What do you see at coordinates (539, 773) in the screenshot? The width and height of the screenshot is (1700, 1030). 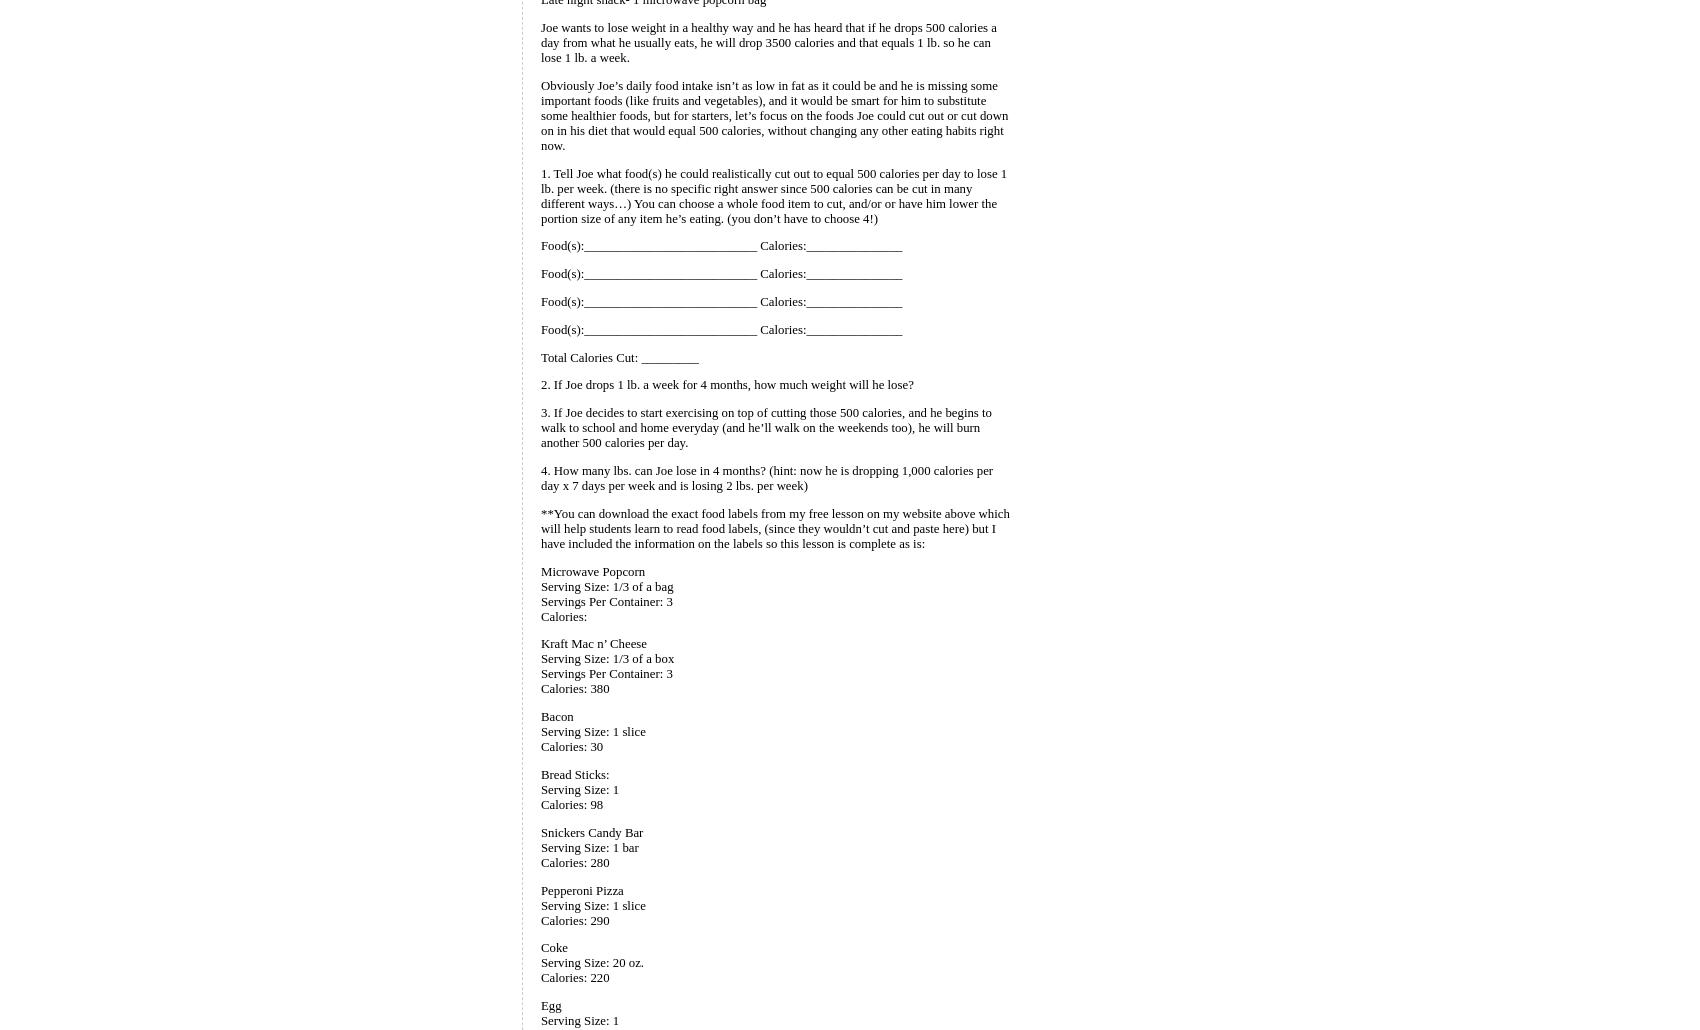 I see `'Bread Sticks:'` at bounding box center [539, 773].